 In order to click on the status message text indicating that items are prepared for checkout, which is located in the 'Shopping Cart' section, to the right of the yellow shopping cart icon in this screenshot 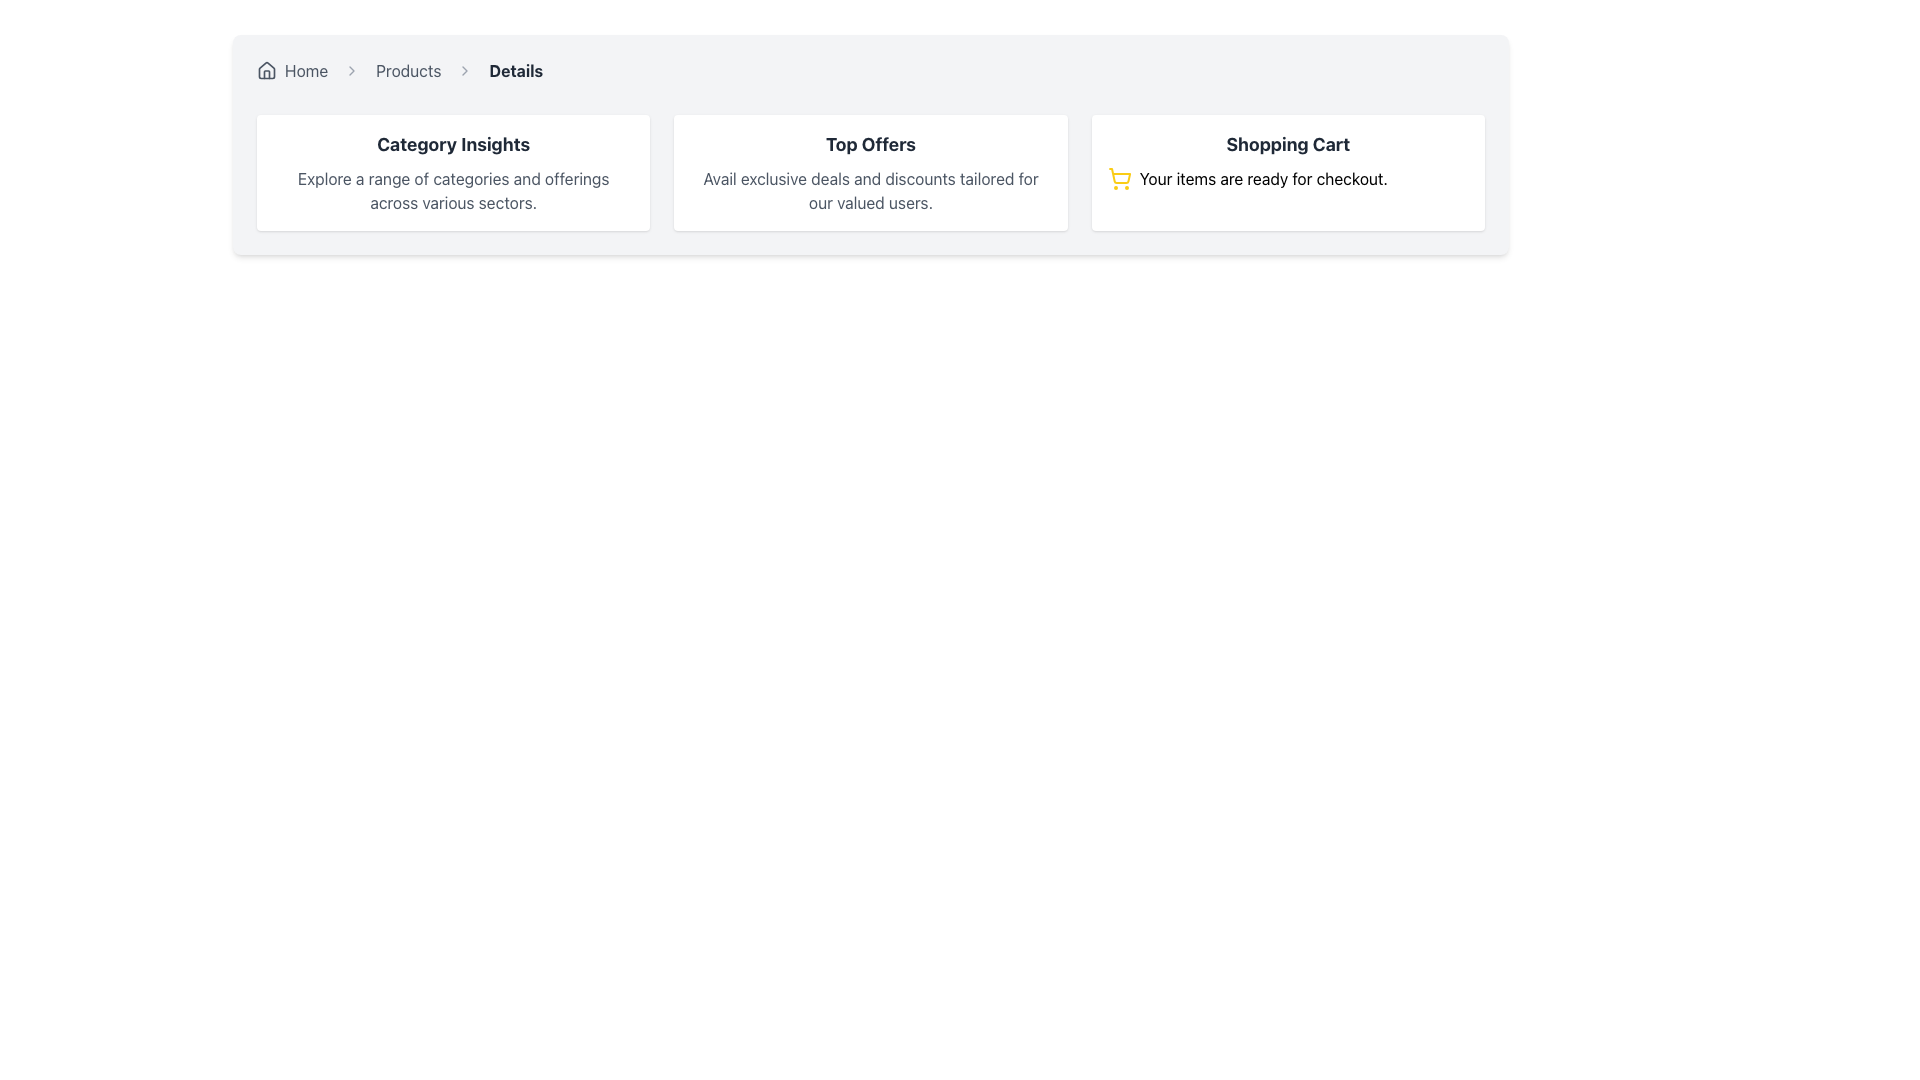, I will do `click(1262, 177)`.